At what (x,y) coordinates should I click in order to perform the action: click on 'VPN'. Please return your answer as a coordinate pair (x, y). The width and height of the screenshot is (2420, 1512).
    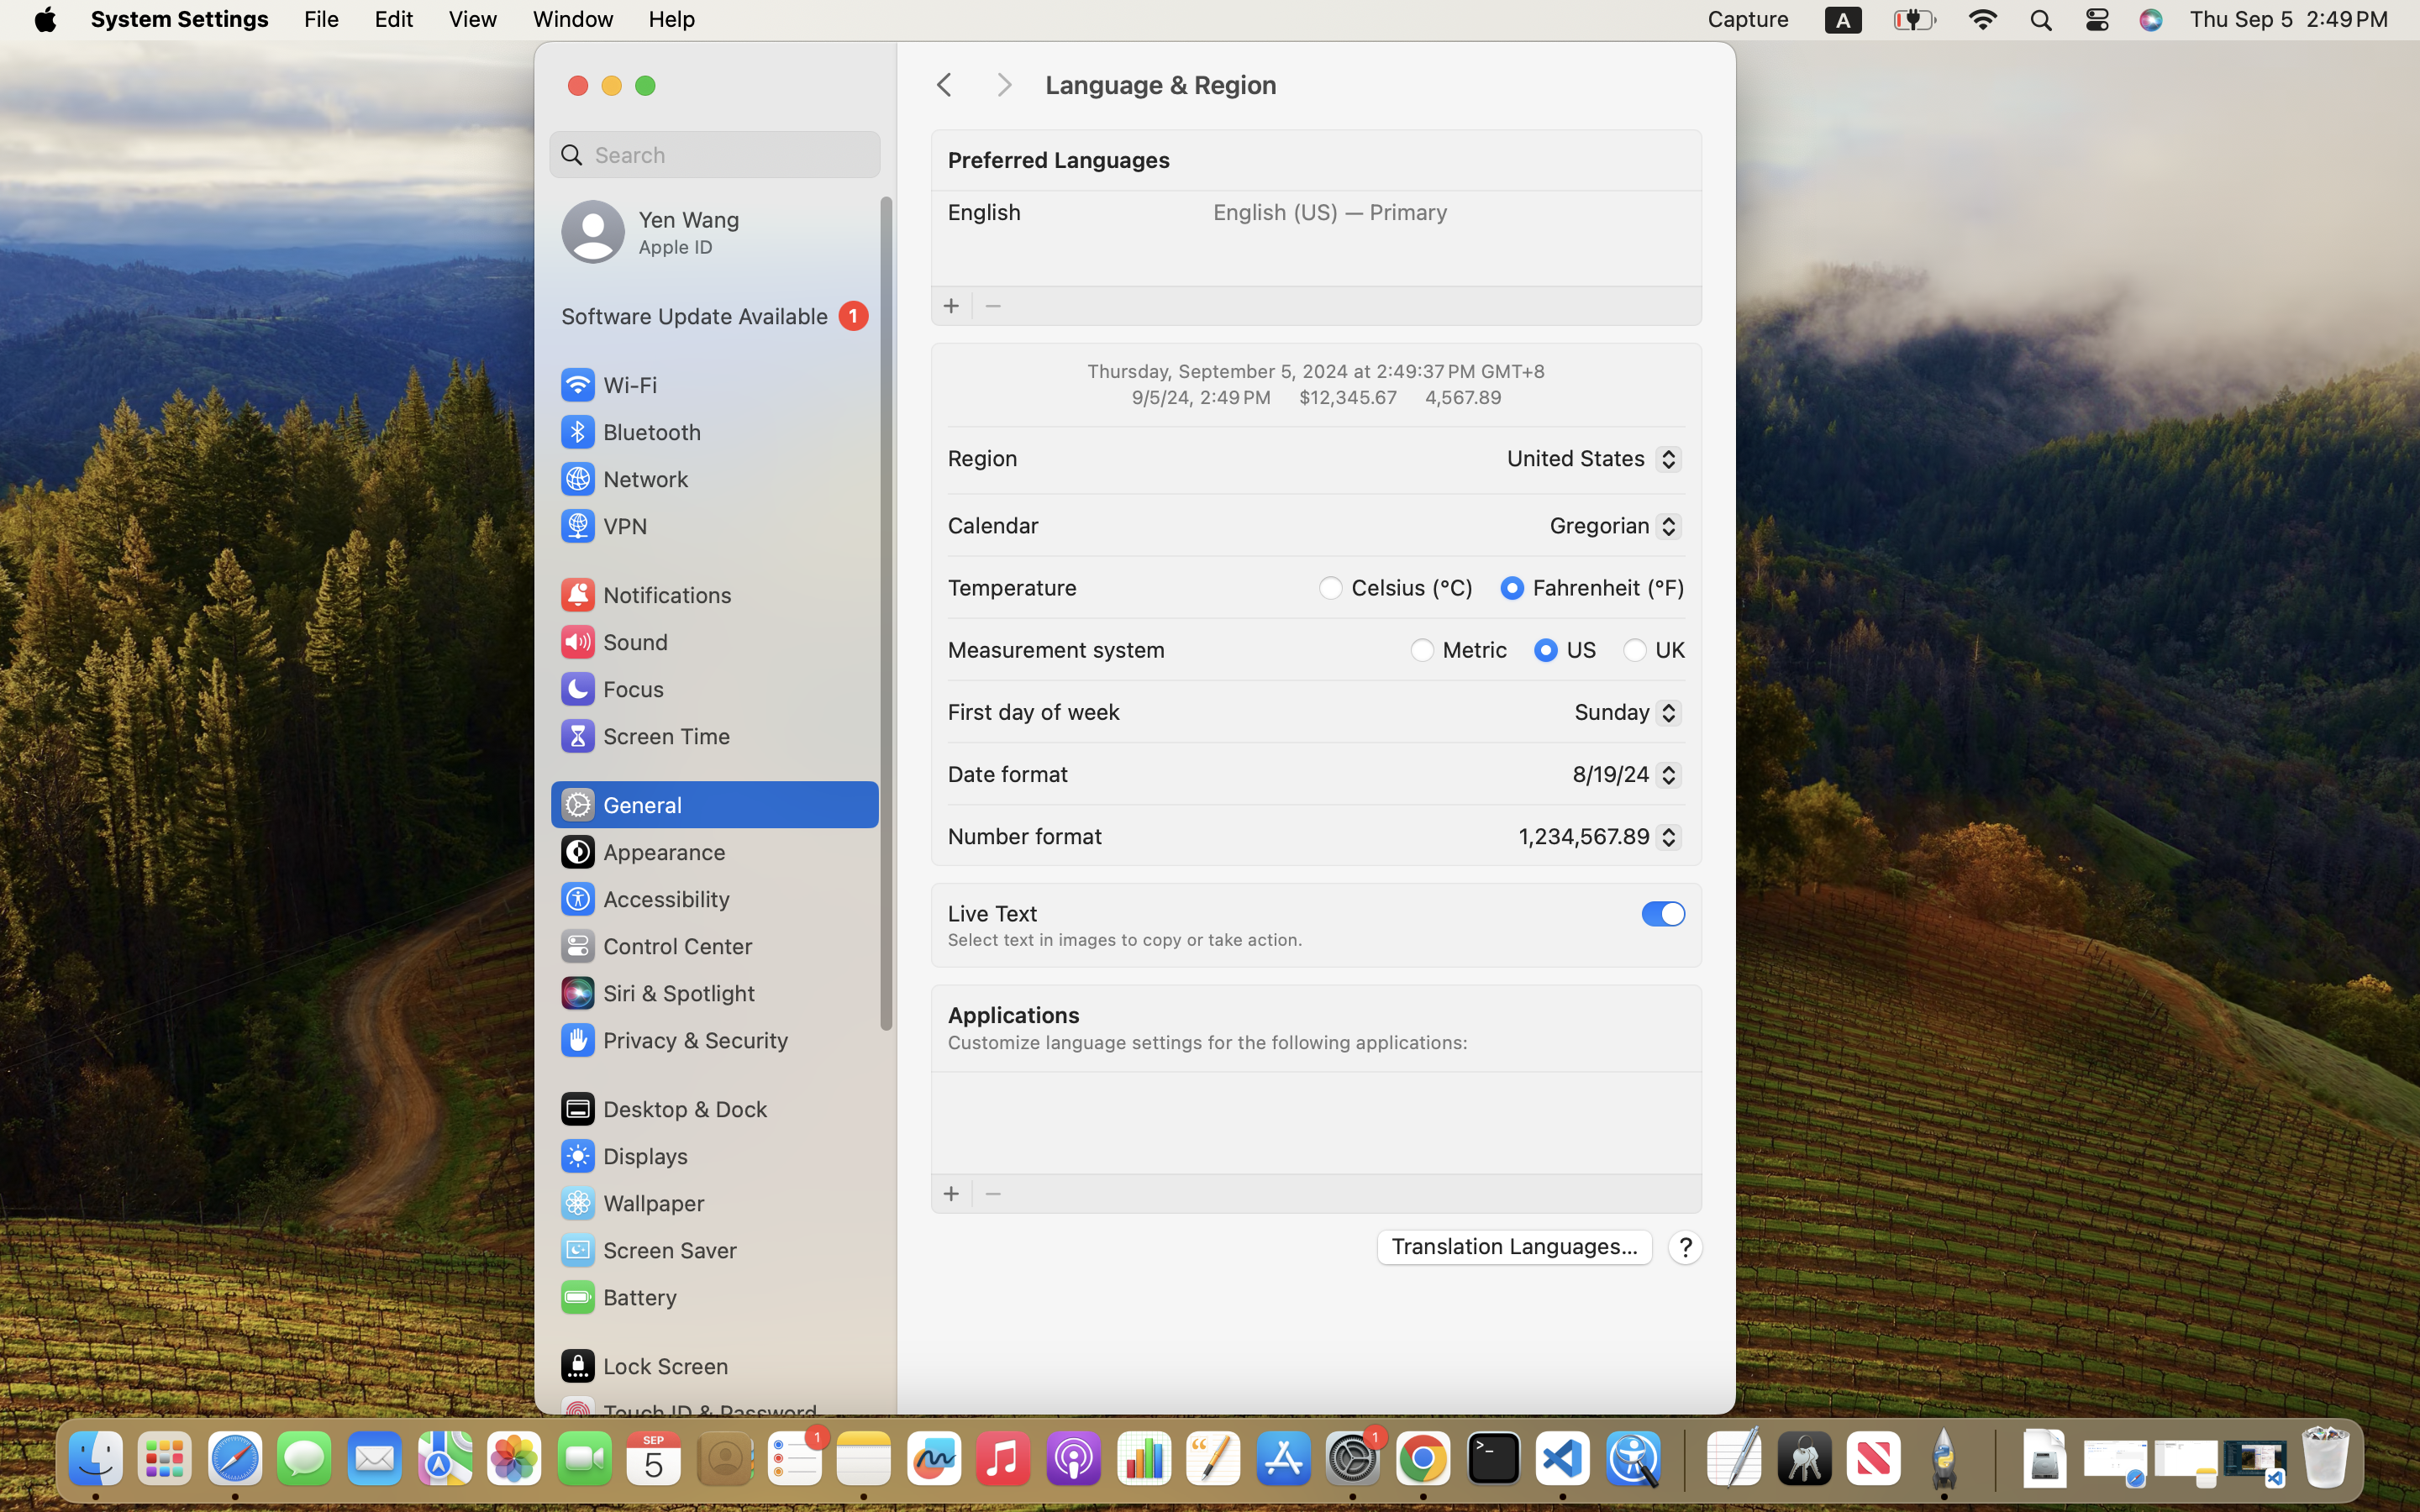
    Looking at the image, I should click on (602, 526).